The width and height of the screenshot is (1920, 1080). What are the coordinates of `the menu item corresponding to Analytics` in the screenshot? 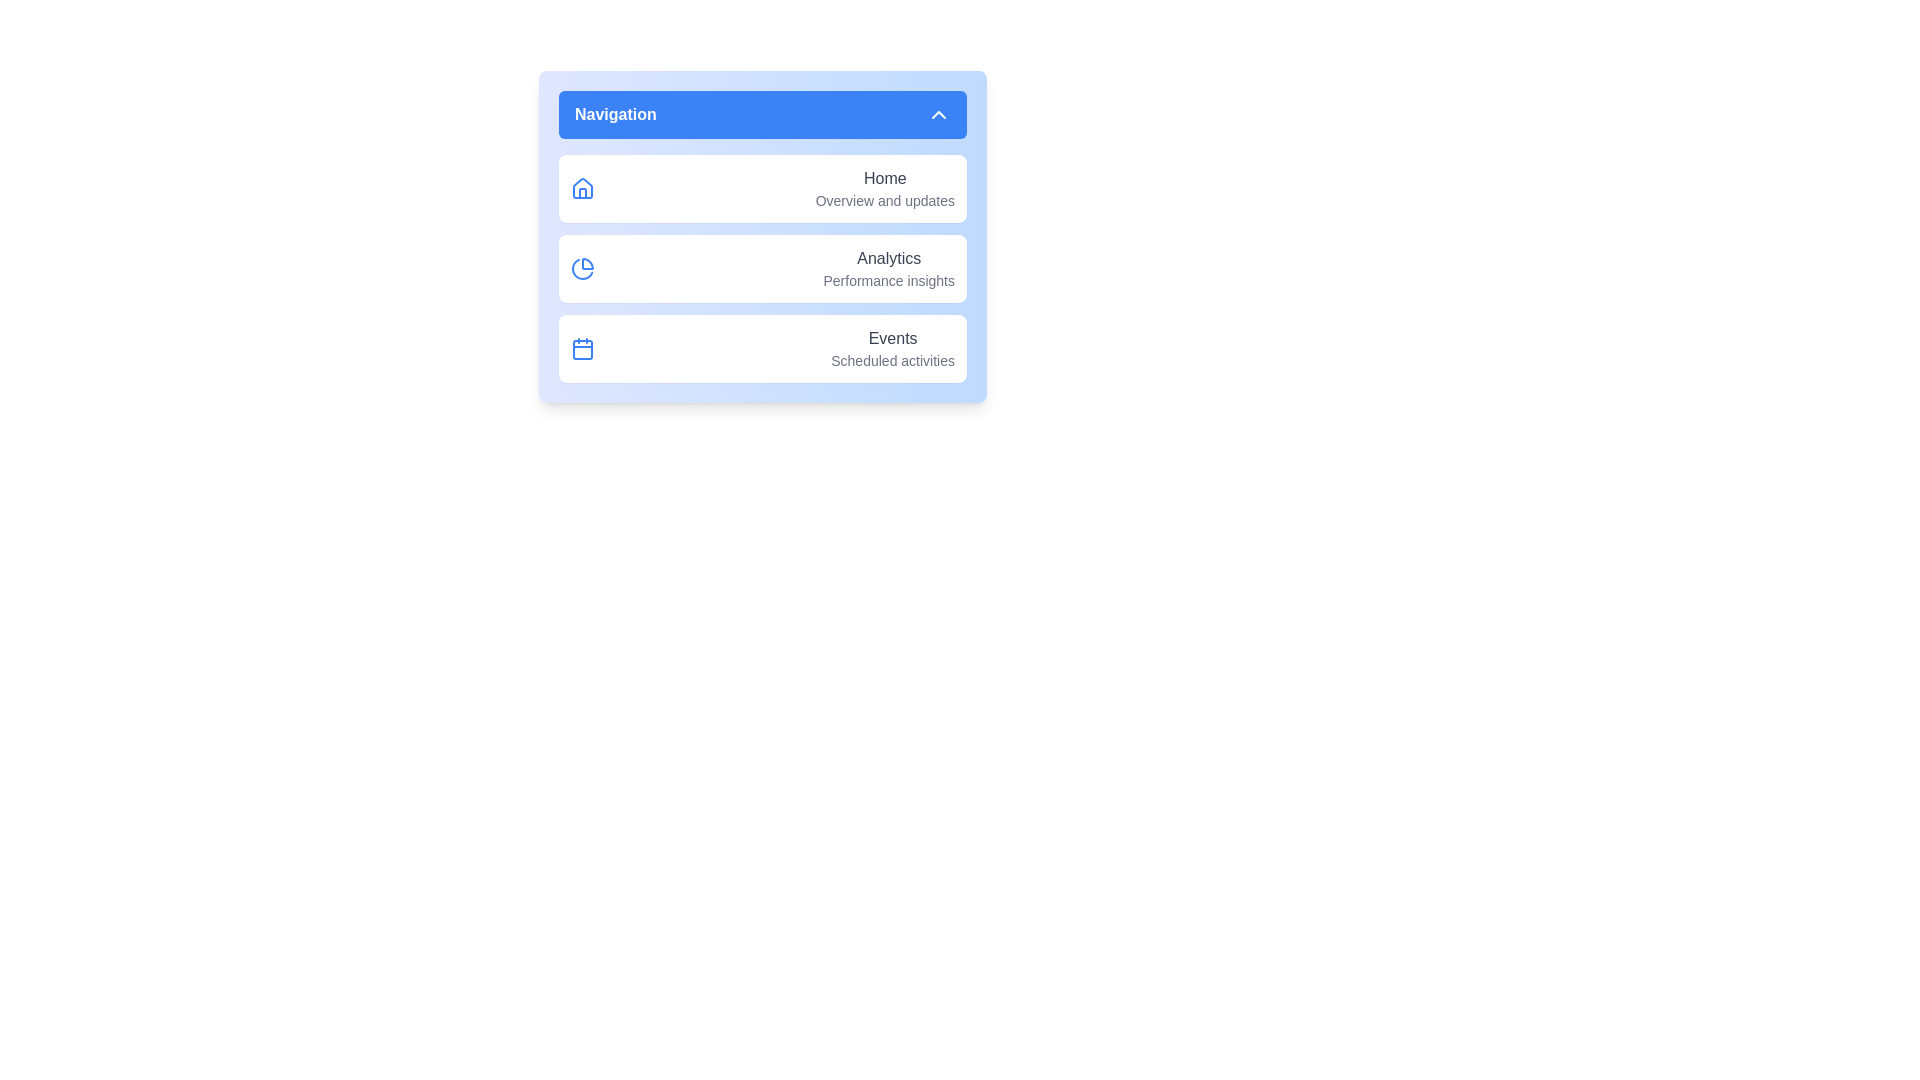 It's located at (613, 268).